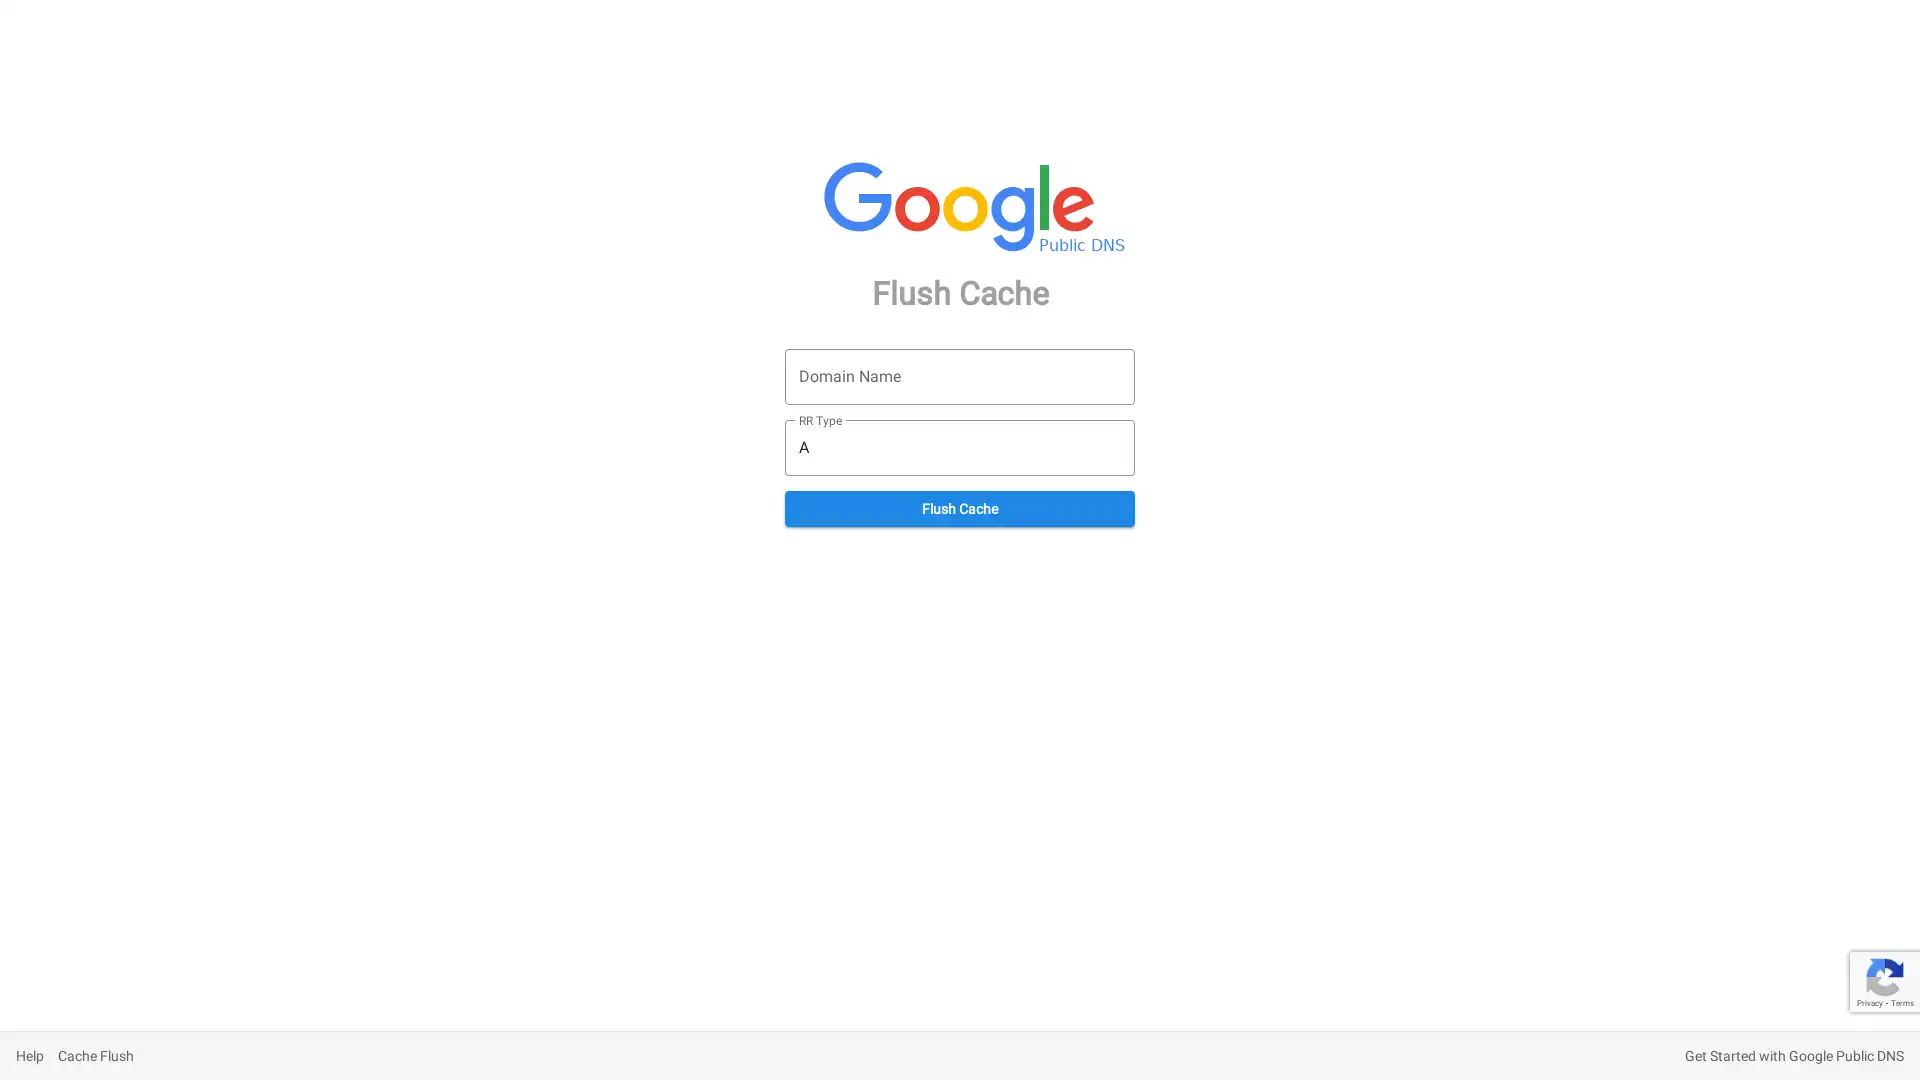 This screenshot has height=1080, width=1920. I want to click on Flush Cache, so click(960, 507).